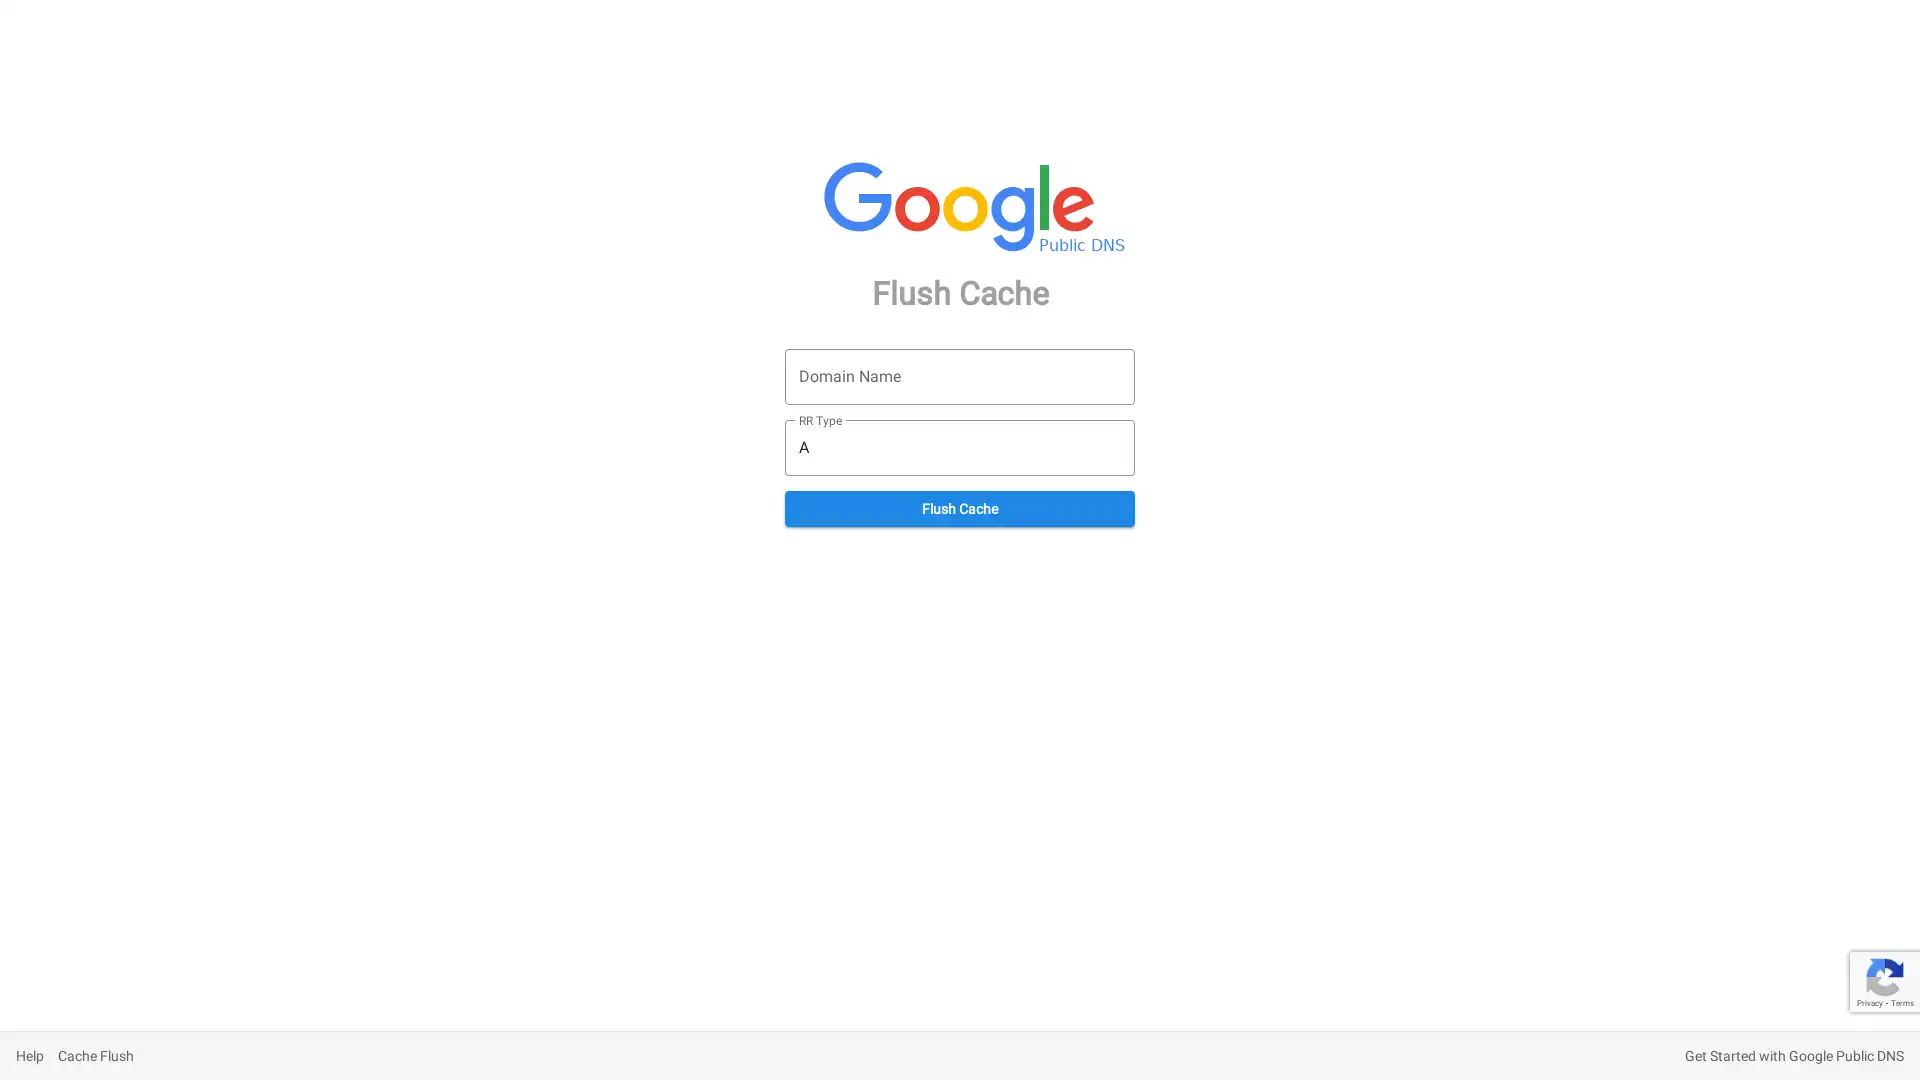 This screenshot has height=1080, width=1920. I want to click on Flush Cache, so click(960, 507).